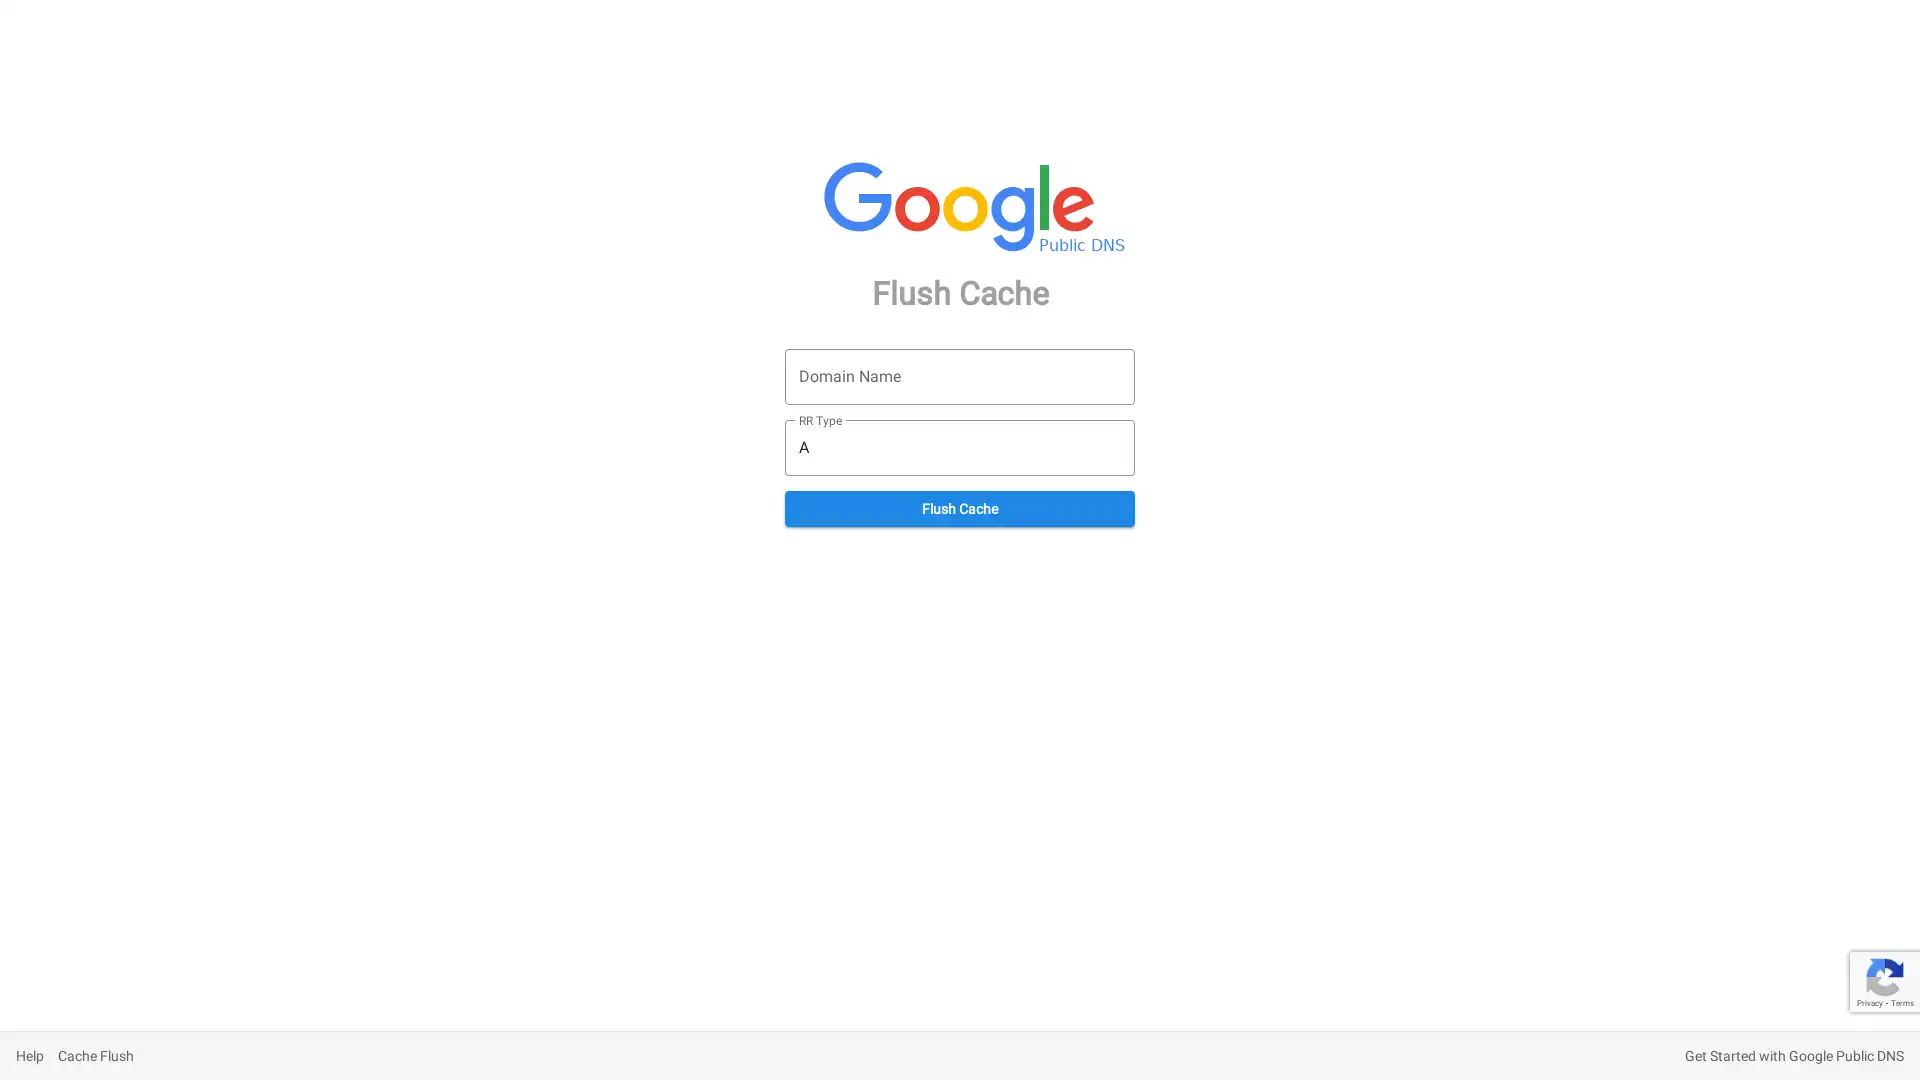 This screenshot has height=1080, width=1920. I want to click on Flush Cache, so click(960, 507).